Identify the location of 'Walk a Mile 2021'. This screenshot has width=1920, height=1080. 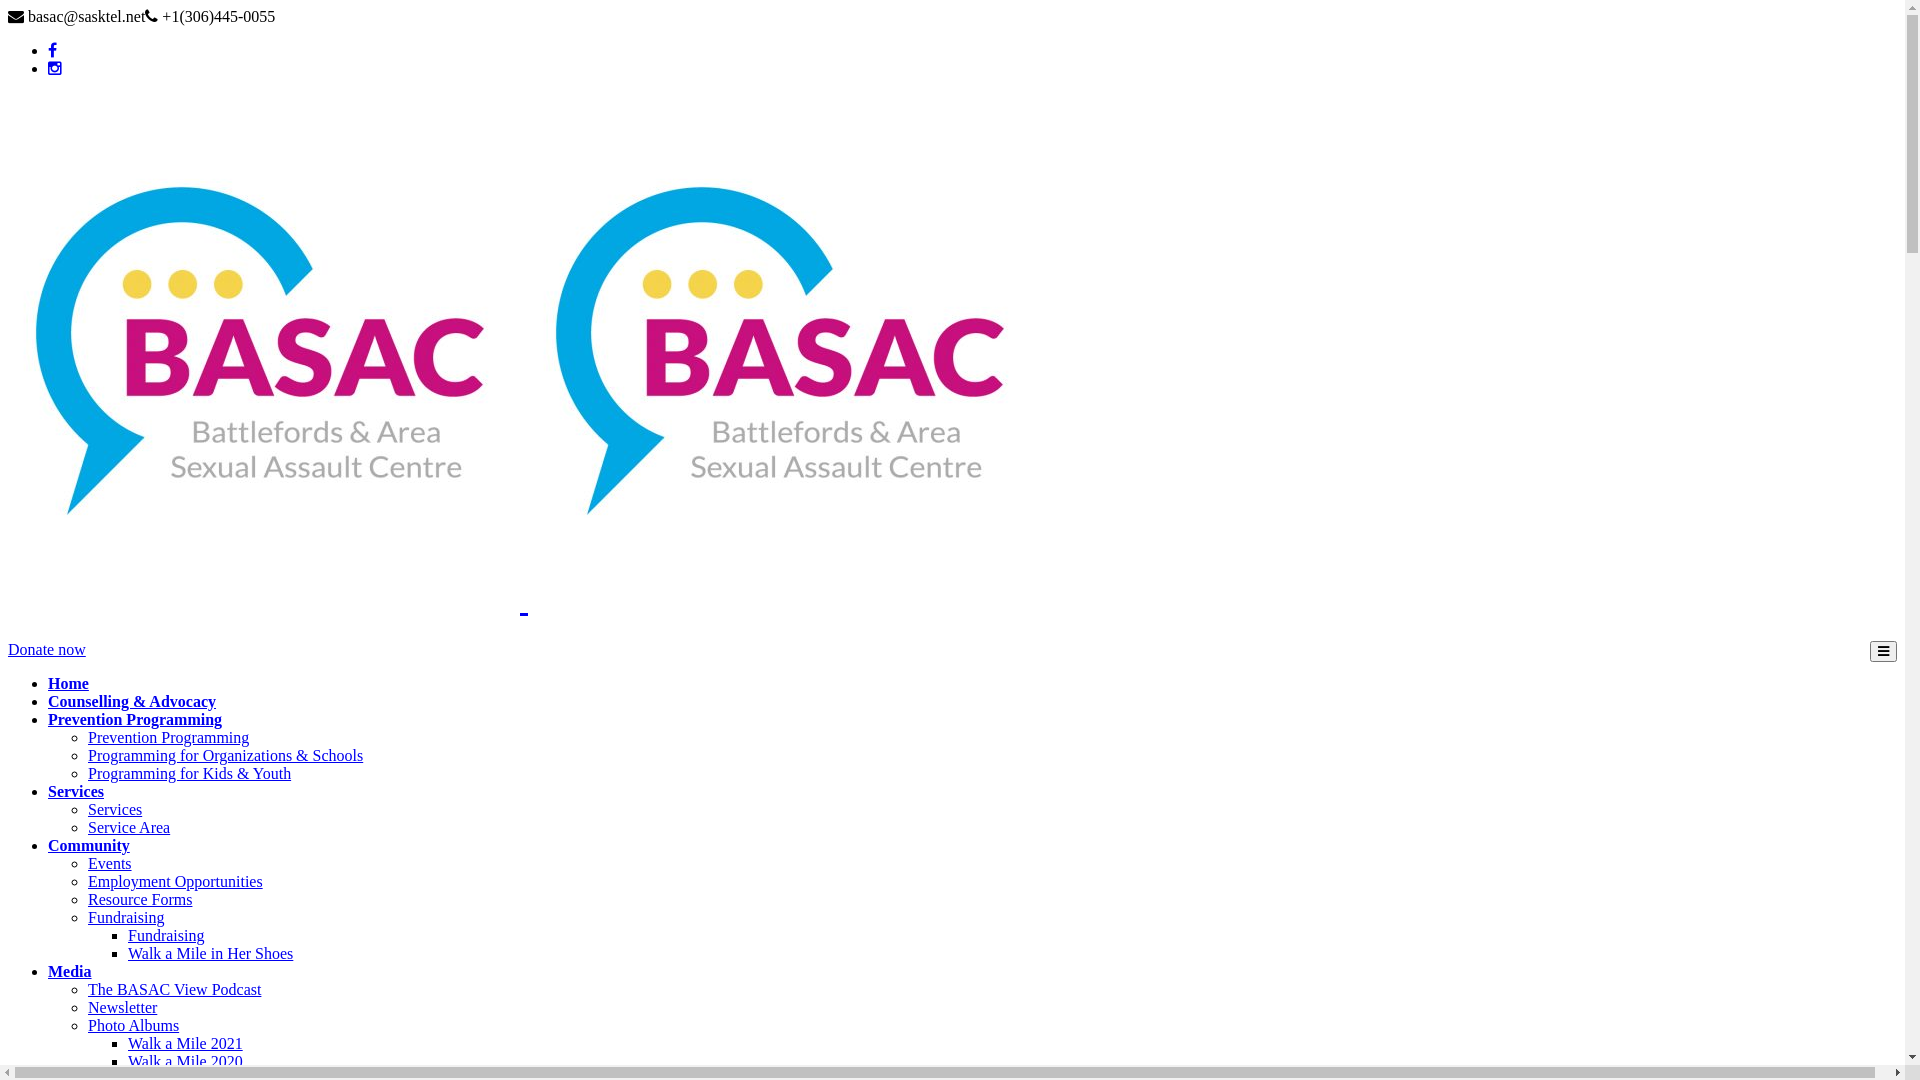
(127, 1042).